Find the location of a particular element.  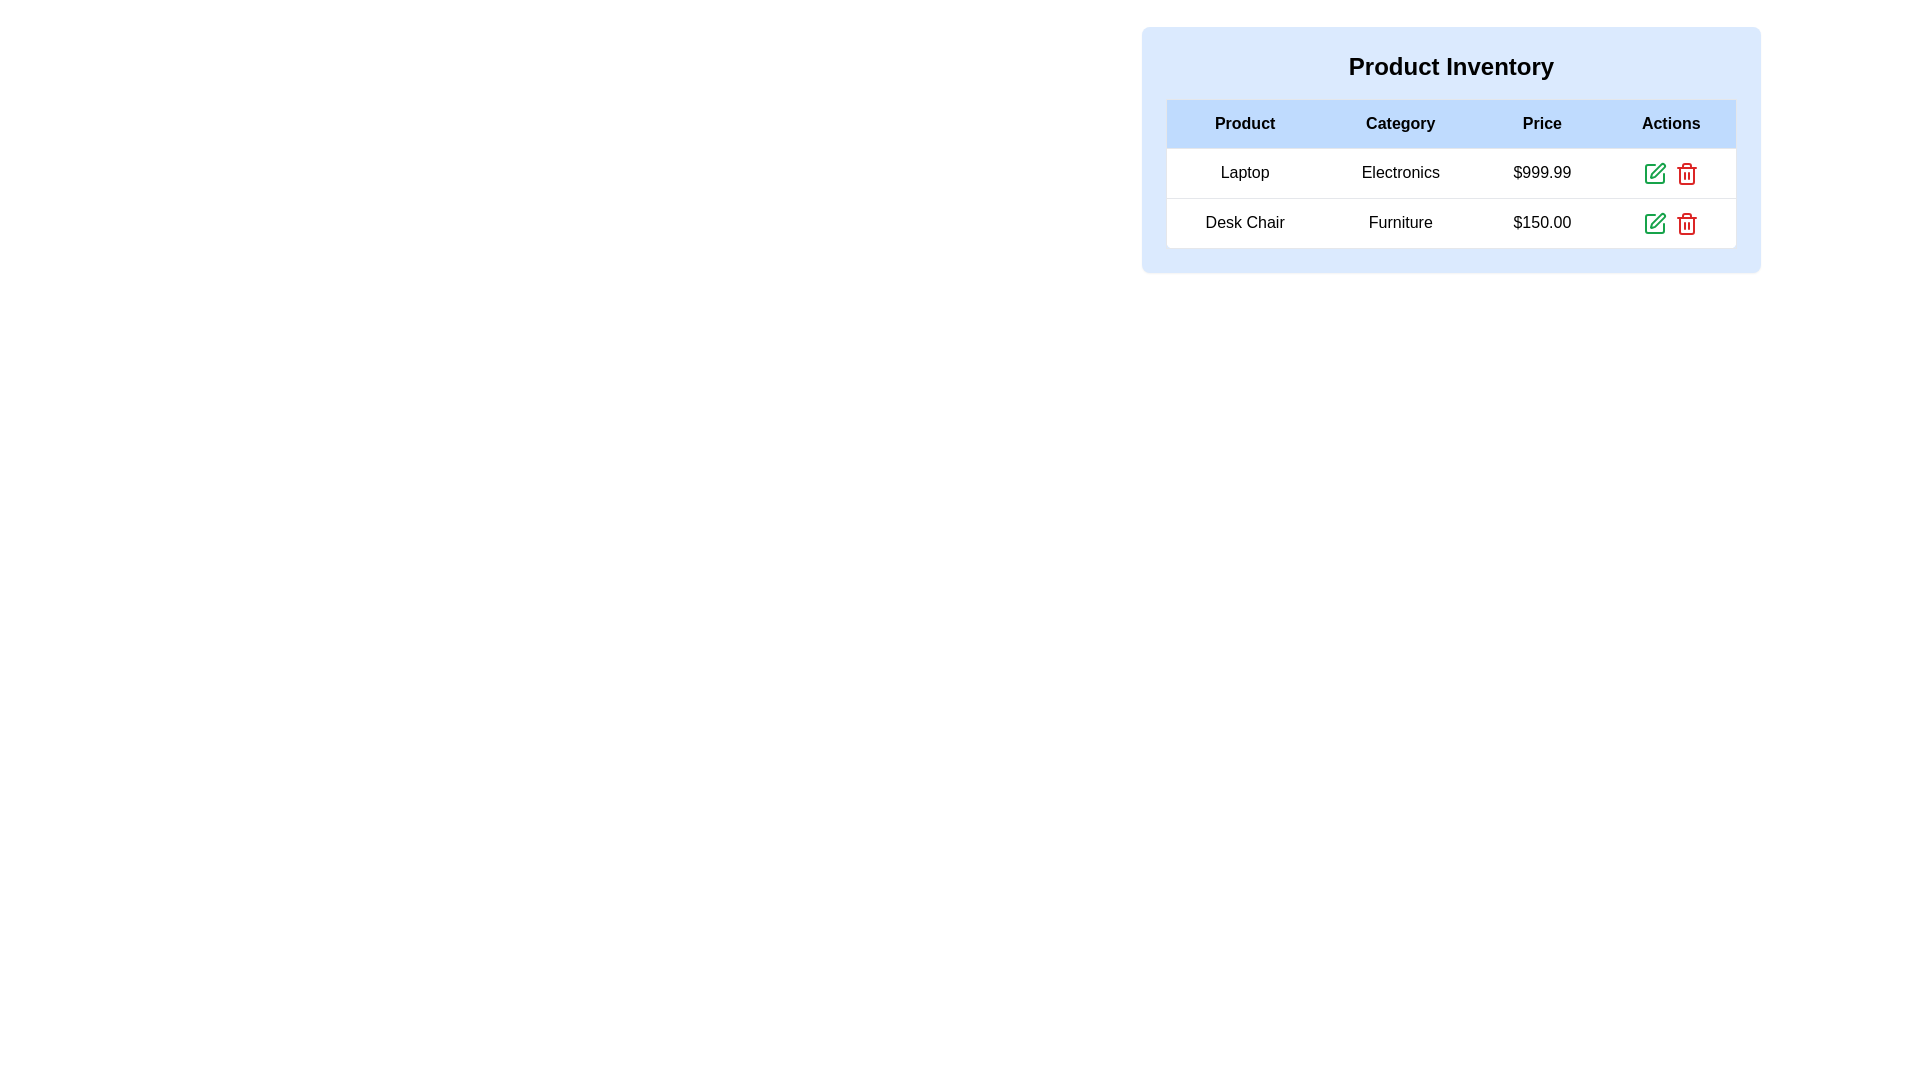

displayed text '$999.99' from the Text display in the first row, third column of the 'Product Inventory' card is located at coordinates (1541, 172).